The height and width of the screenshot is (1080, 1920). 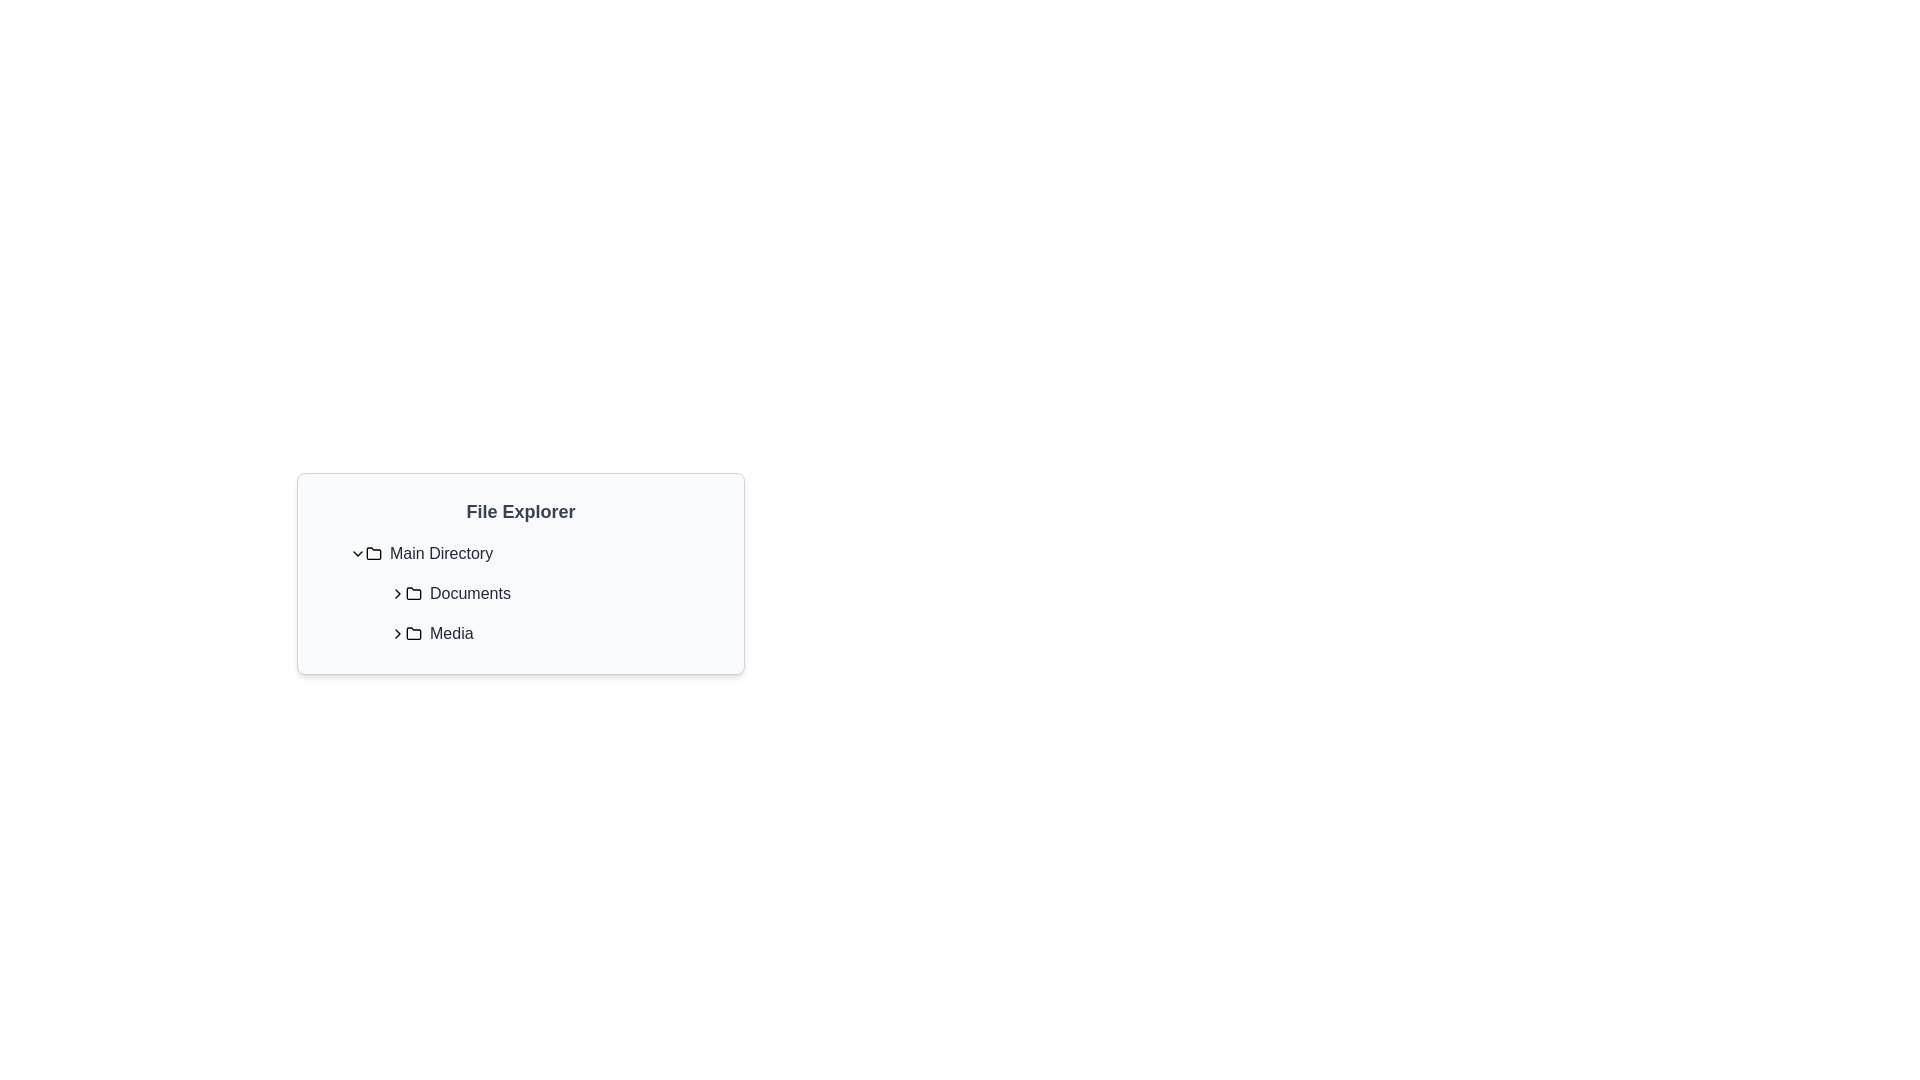 I want to click on the Chevron Icon, so click(x=358, y=554).